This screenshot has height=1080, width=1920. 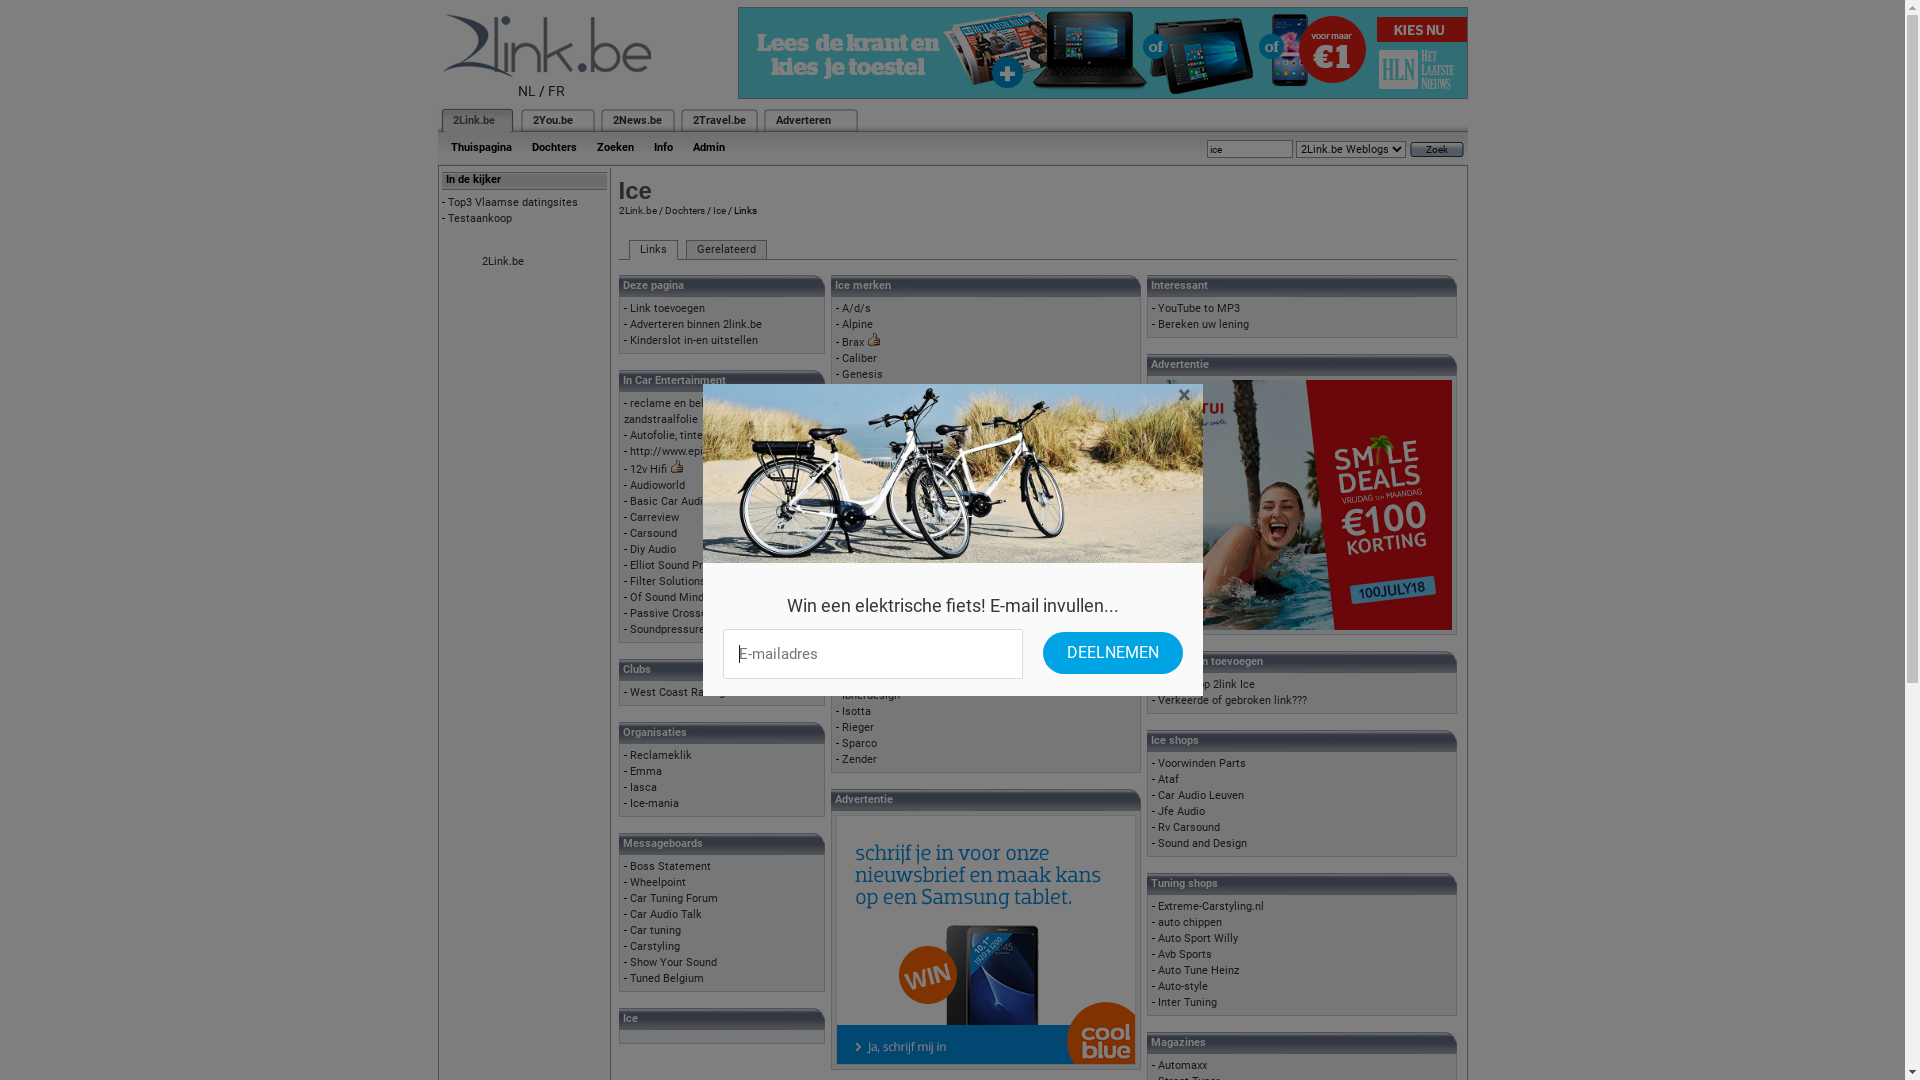 I want to click on 'Testaankoop', so click(x=480, y=218).